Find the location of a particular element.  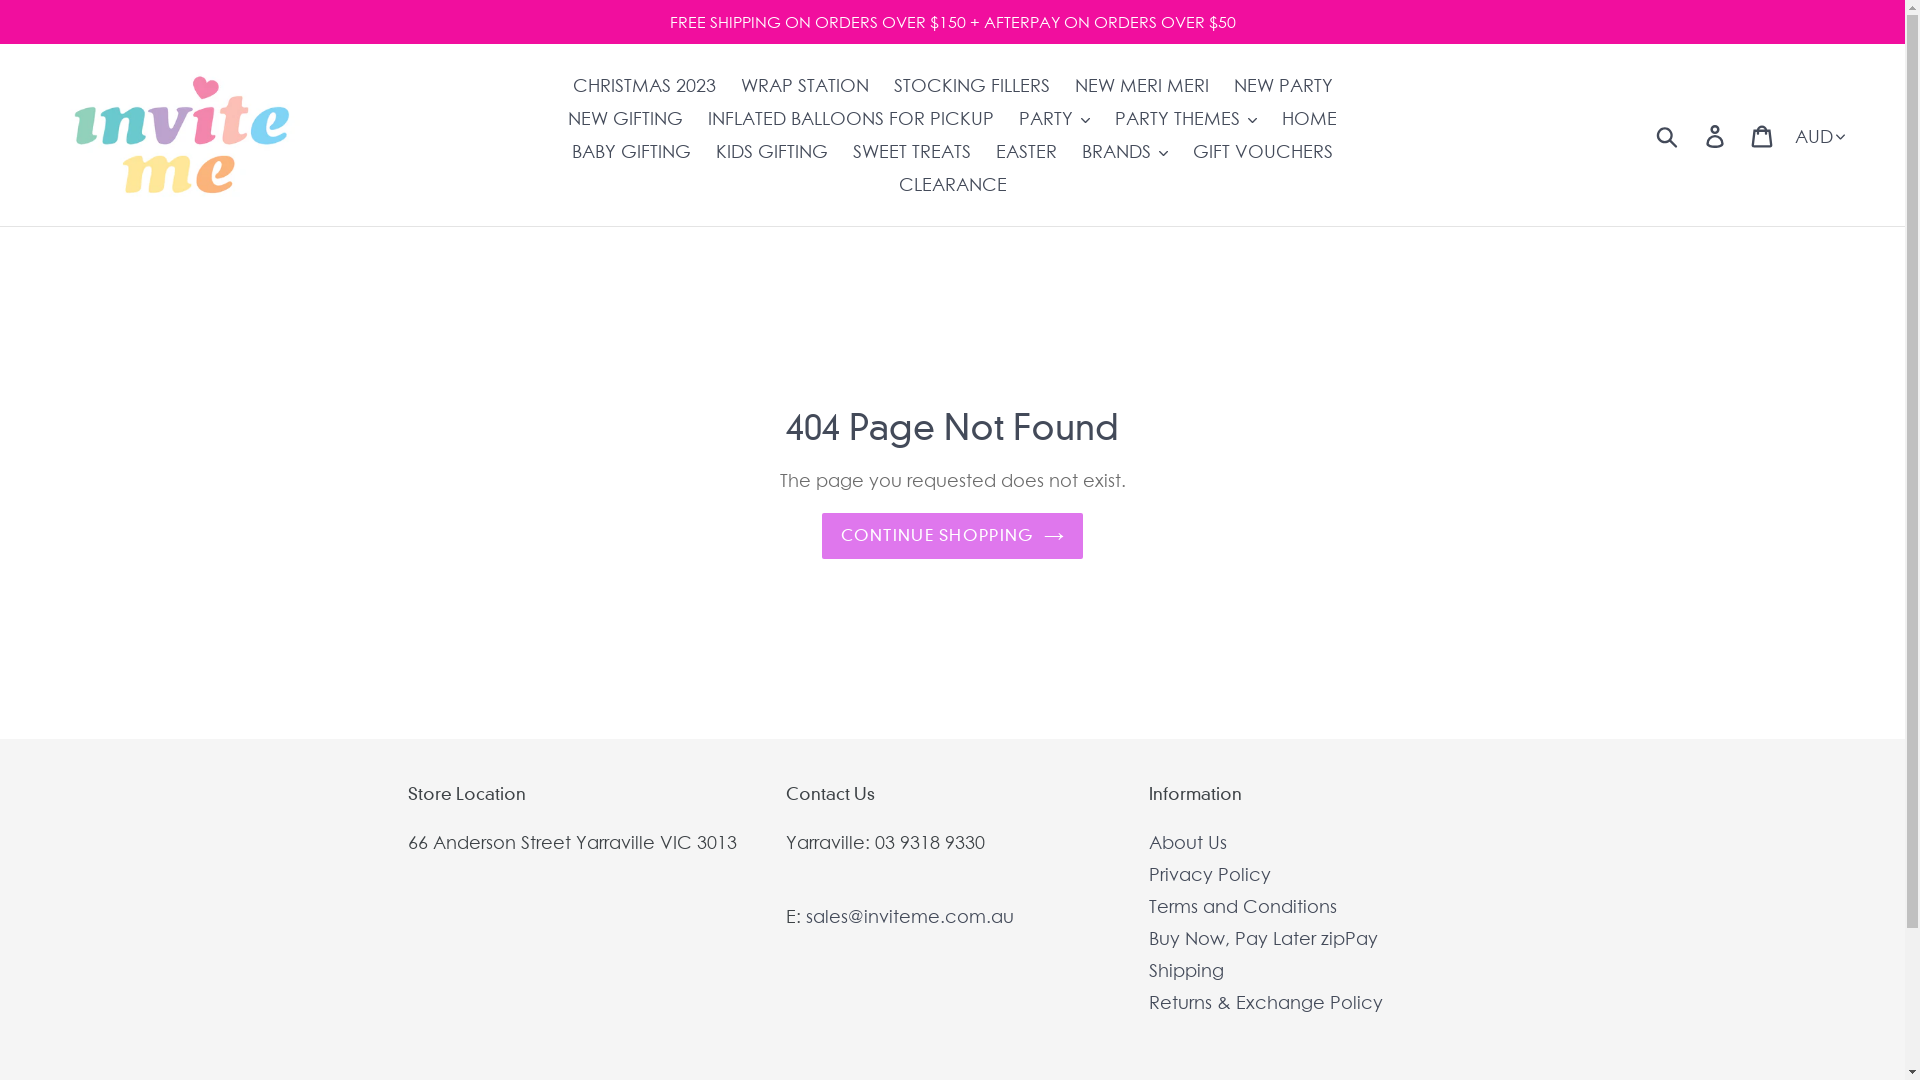

'Cart' is located at coordinates (1763, 135).